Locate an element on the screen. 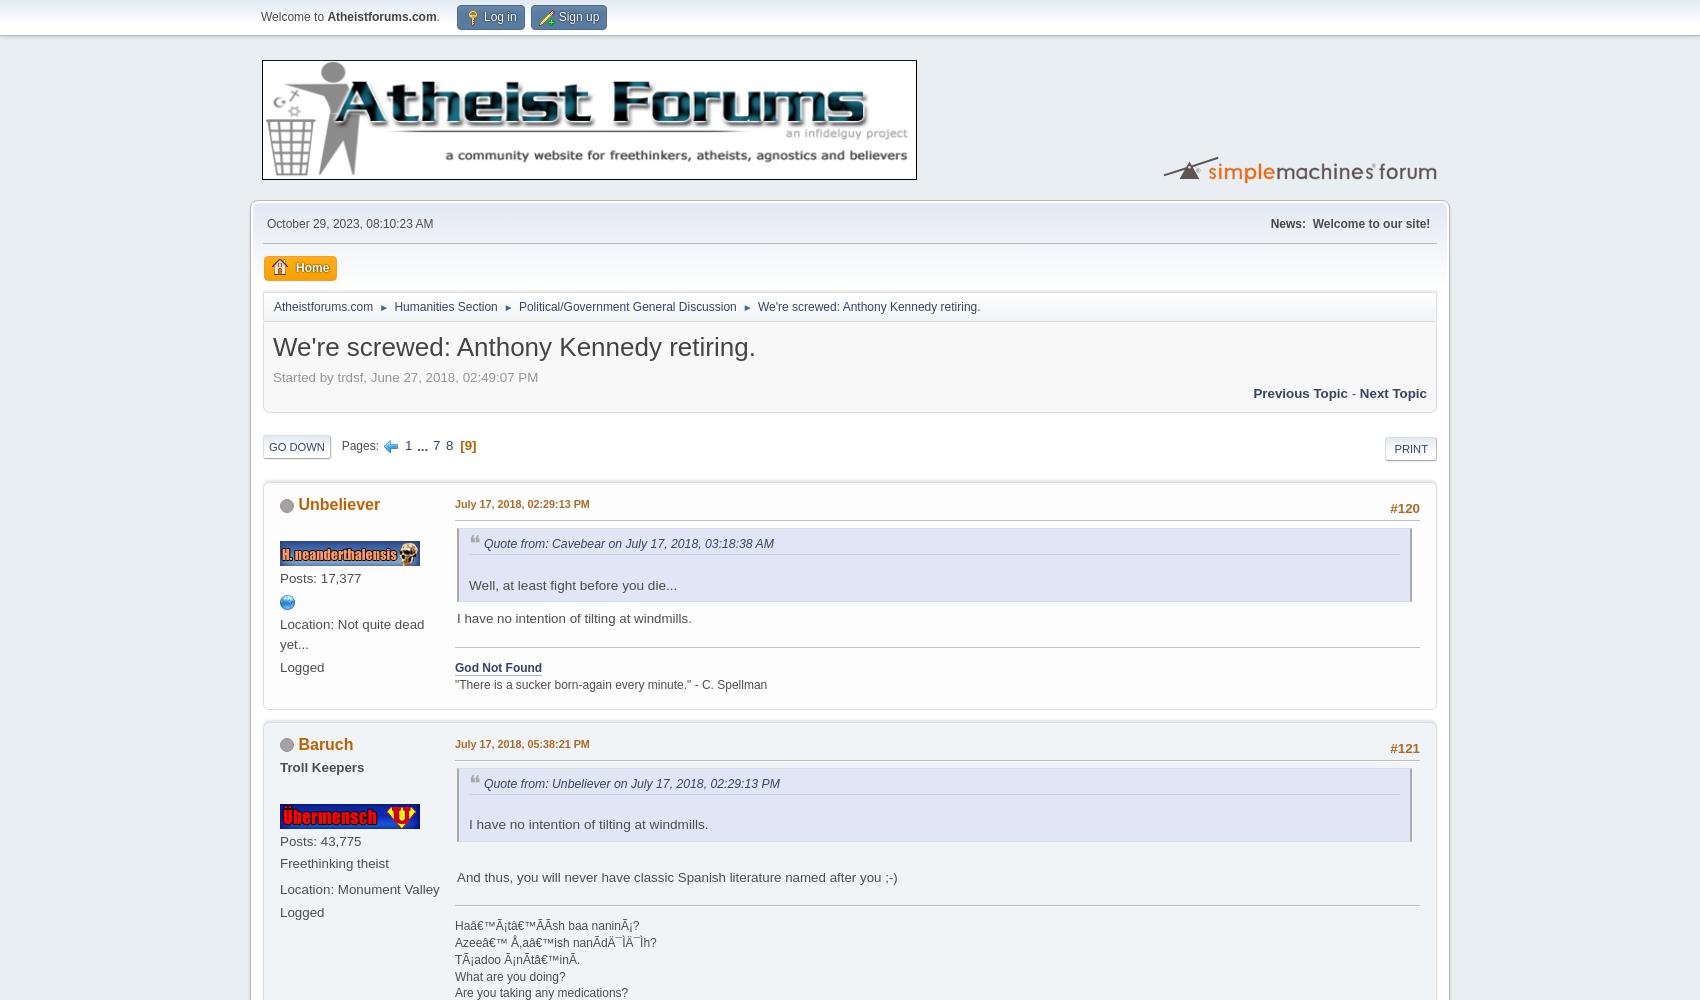  'Troll Keepers' is located at coordinates (279, 766).